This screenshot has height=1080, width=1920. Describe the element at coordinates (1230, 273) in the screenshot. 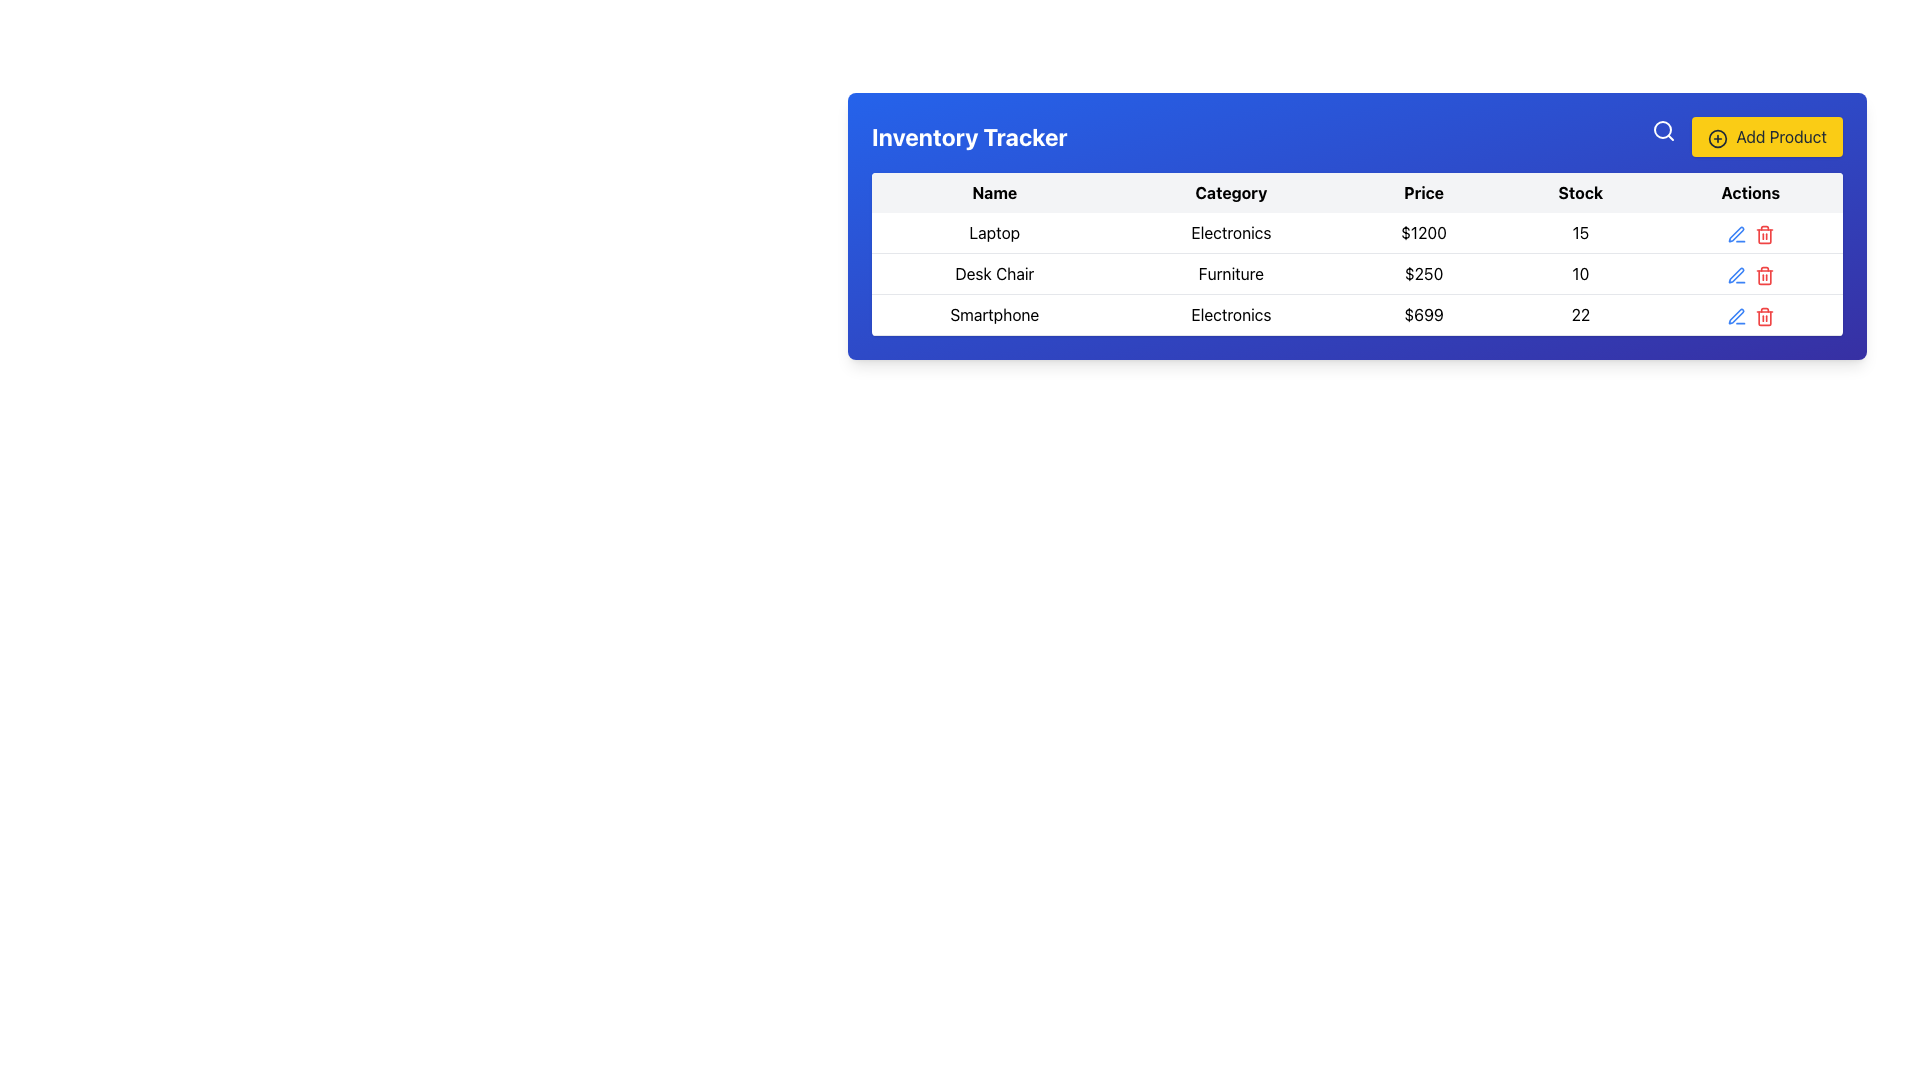

I see `the Text Cell indicating the category classification of the 'Desk Chair' item in the inventory list` at that location.